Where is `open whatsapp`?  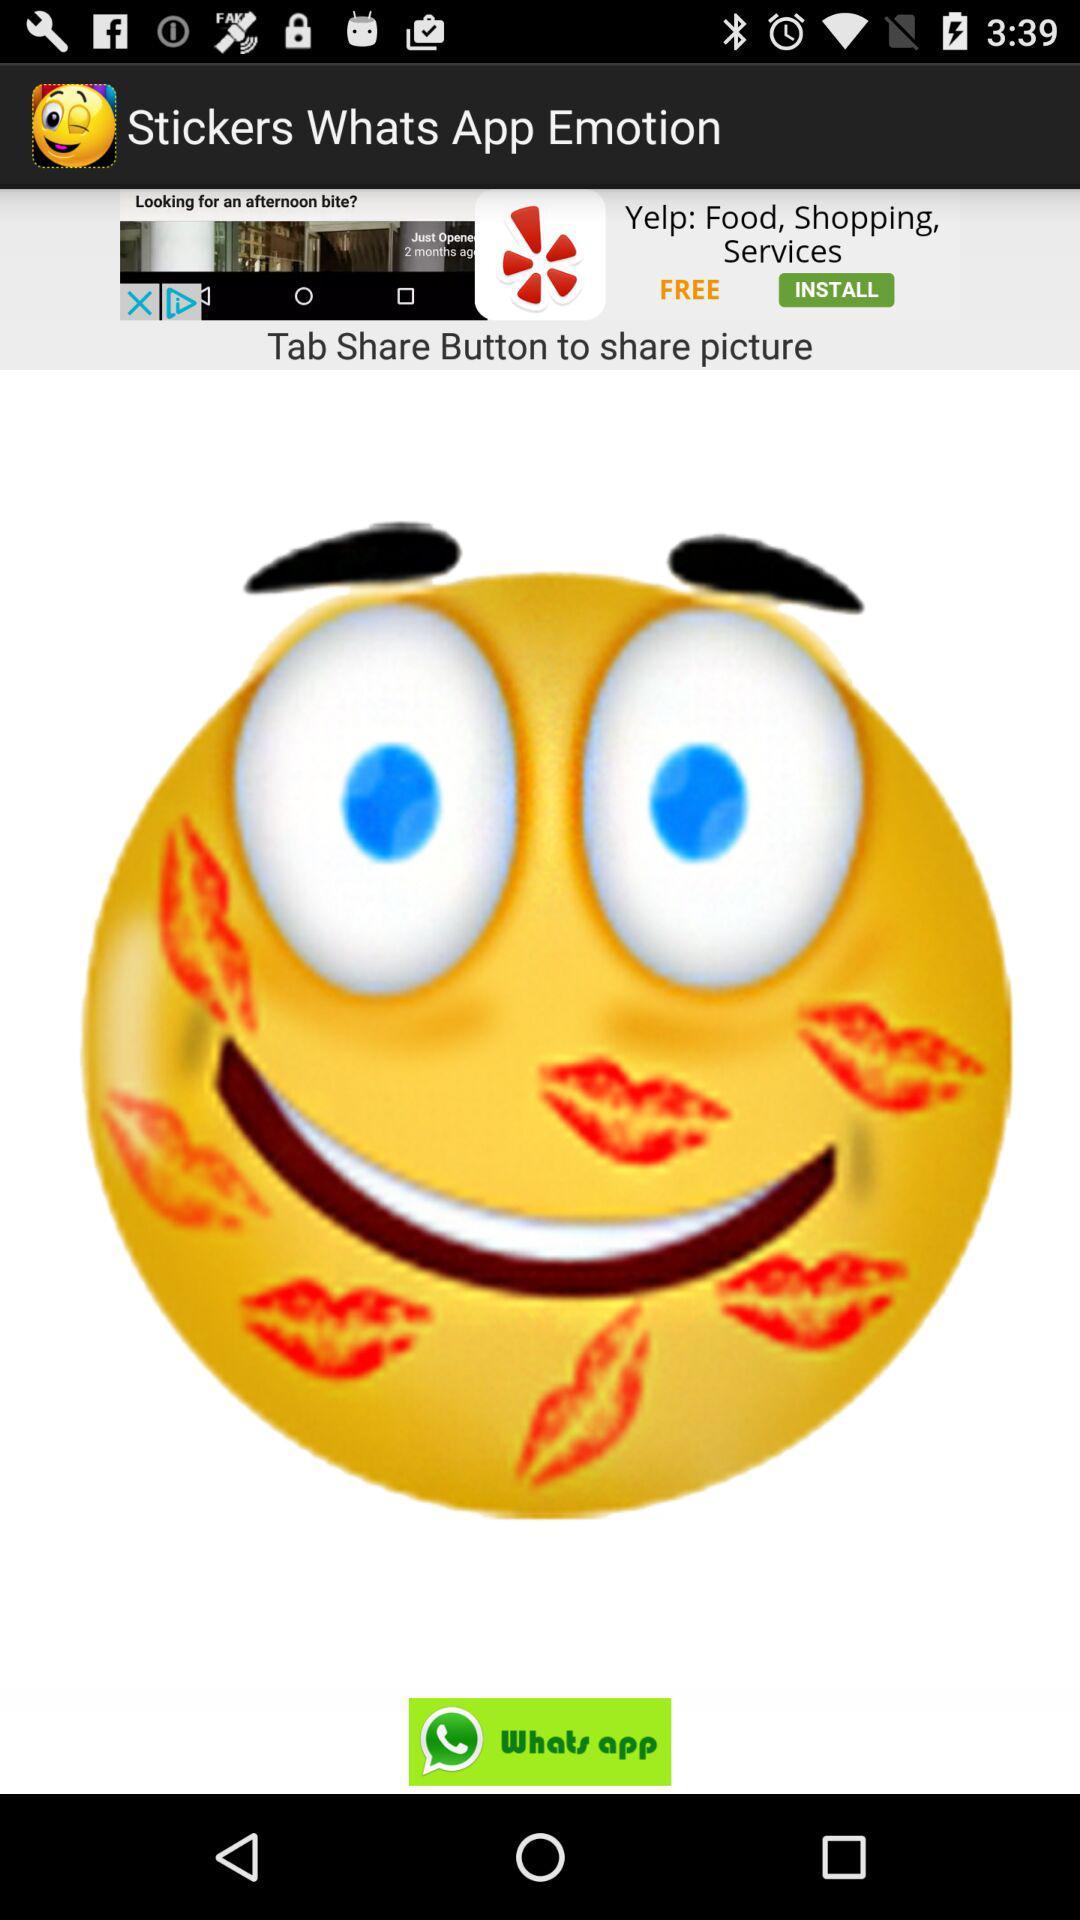
open whatsapp is located at coordinates (540, 1740).